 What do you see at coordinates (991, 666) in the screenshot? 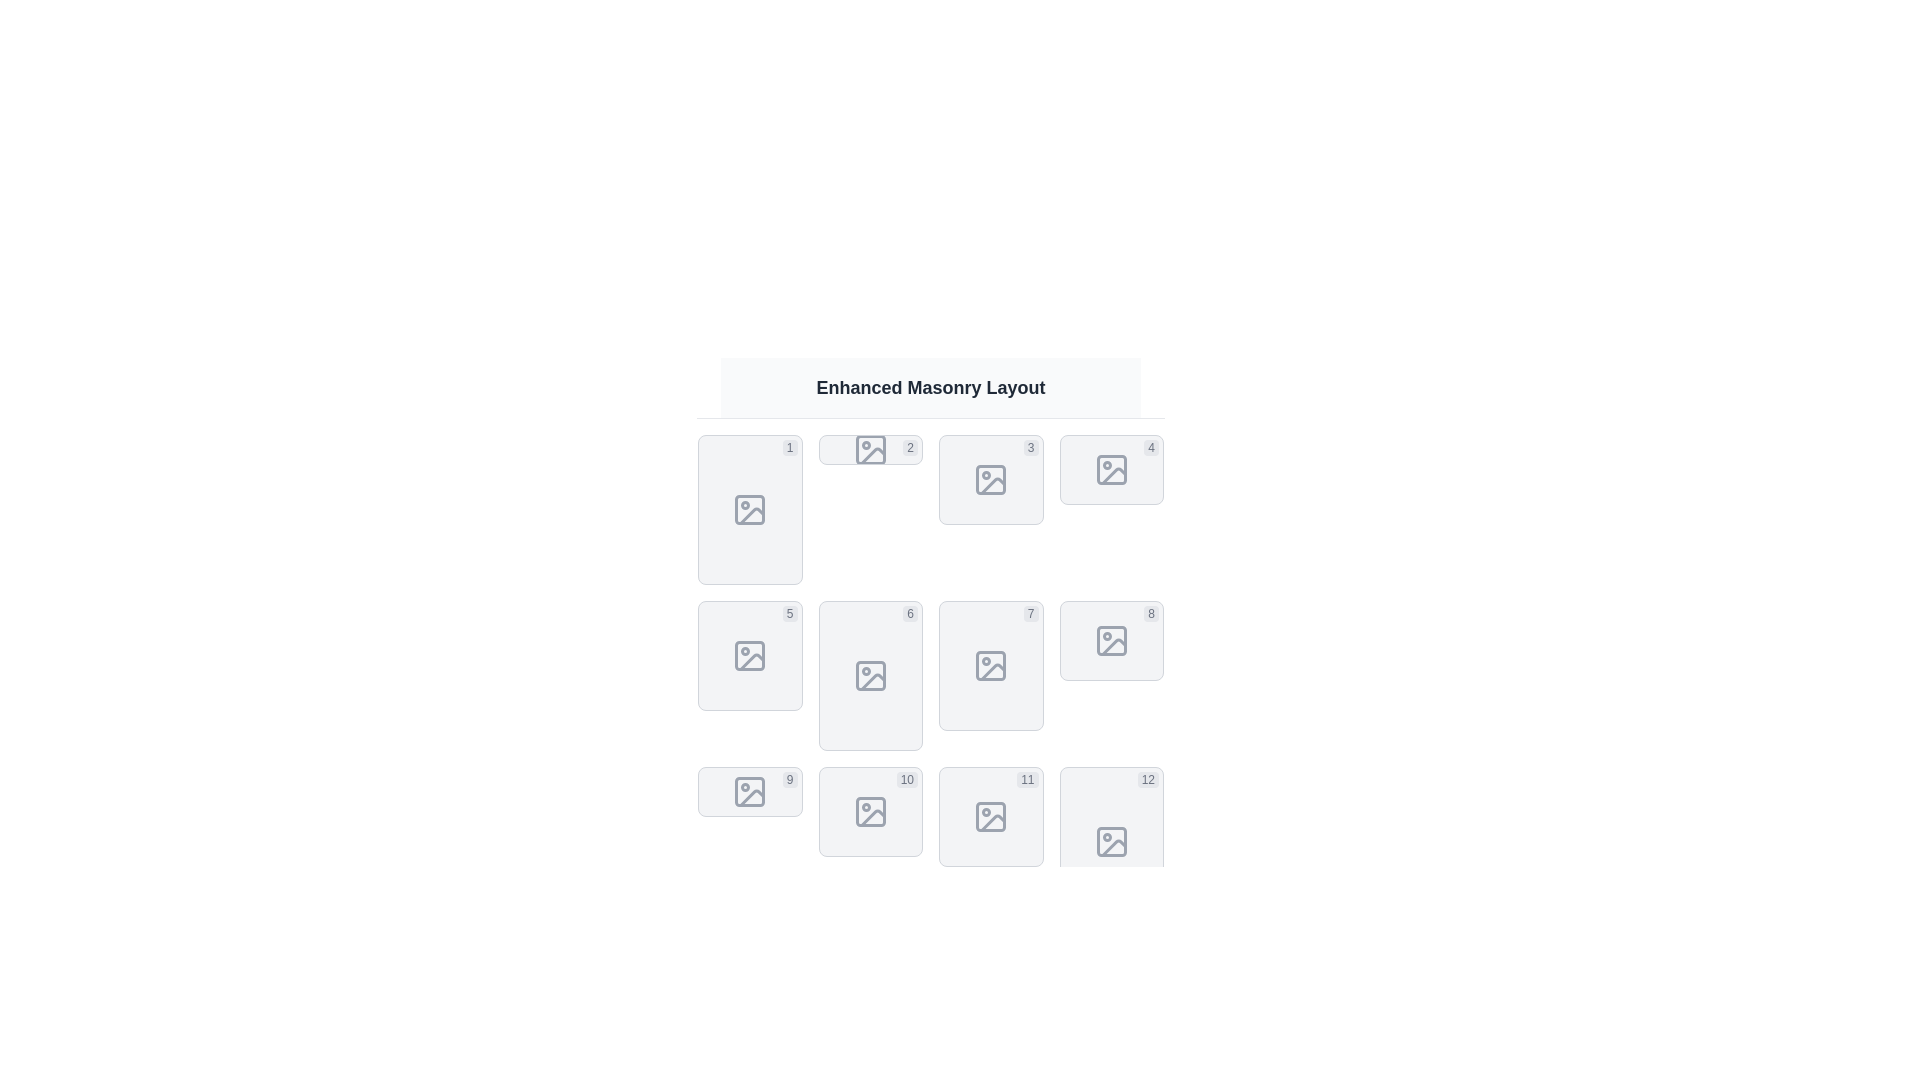
I see `the light gray rounded rectangle graphic element located in the center of the seventh item in a 12-item grid layout` at bounding box center [991, 666].